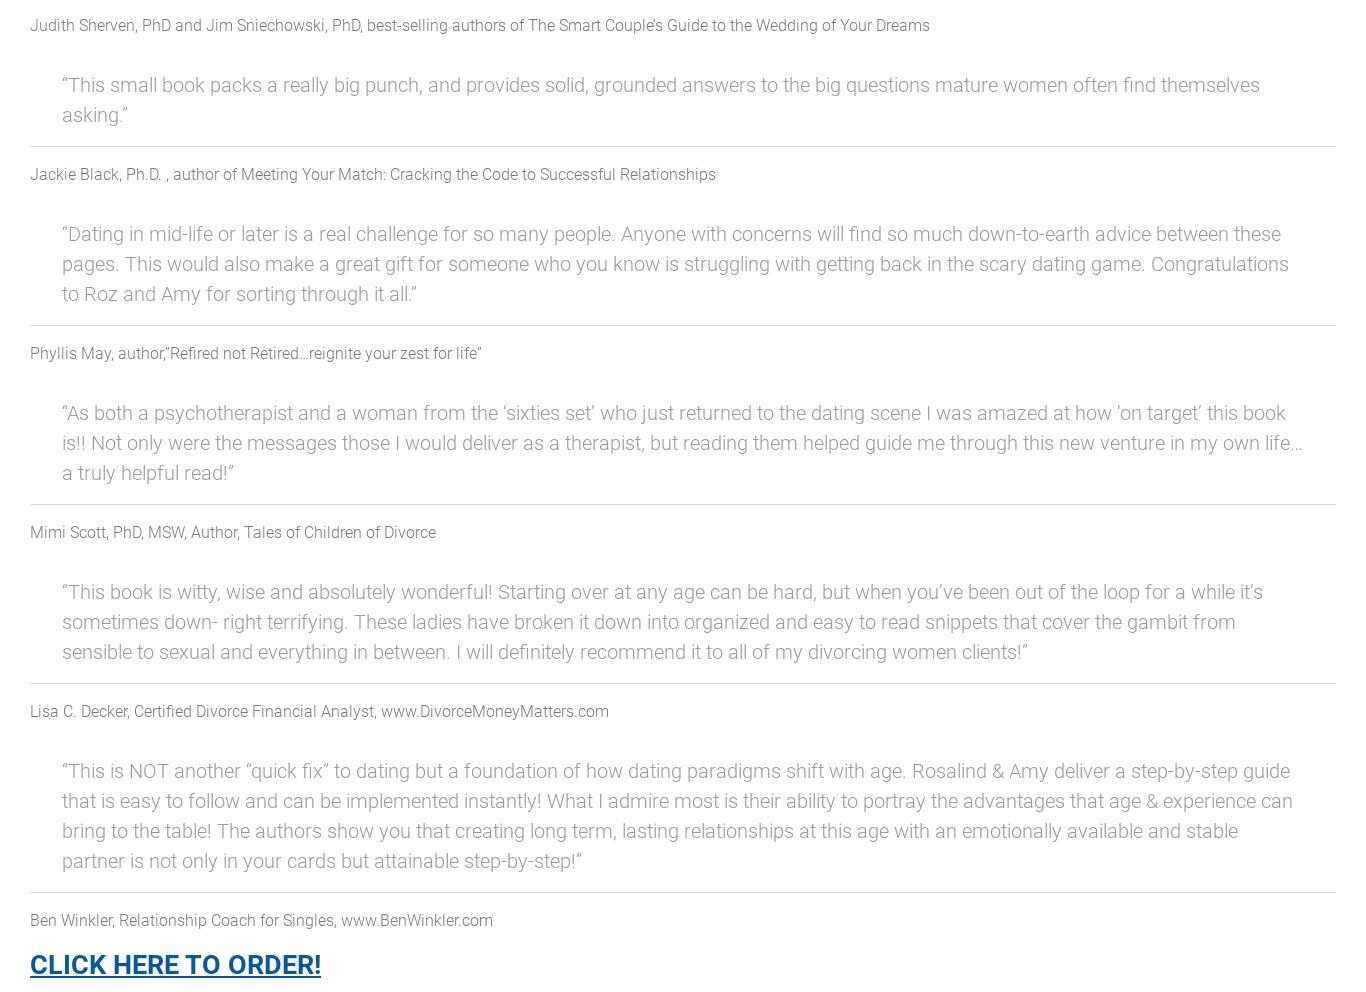 This screenshot has width=1366, height=992. Describe the element at coordinates (319, 711) in the screenshot. I see `'Lisa C. Decker, Certified Divorce Financial Analyst, www.DivorceMoneyMatters.com'` at that location.